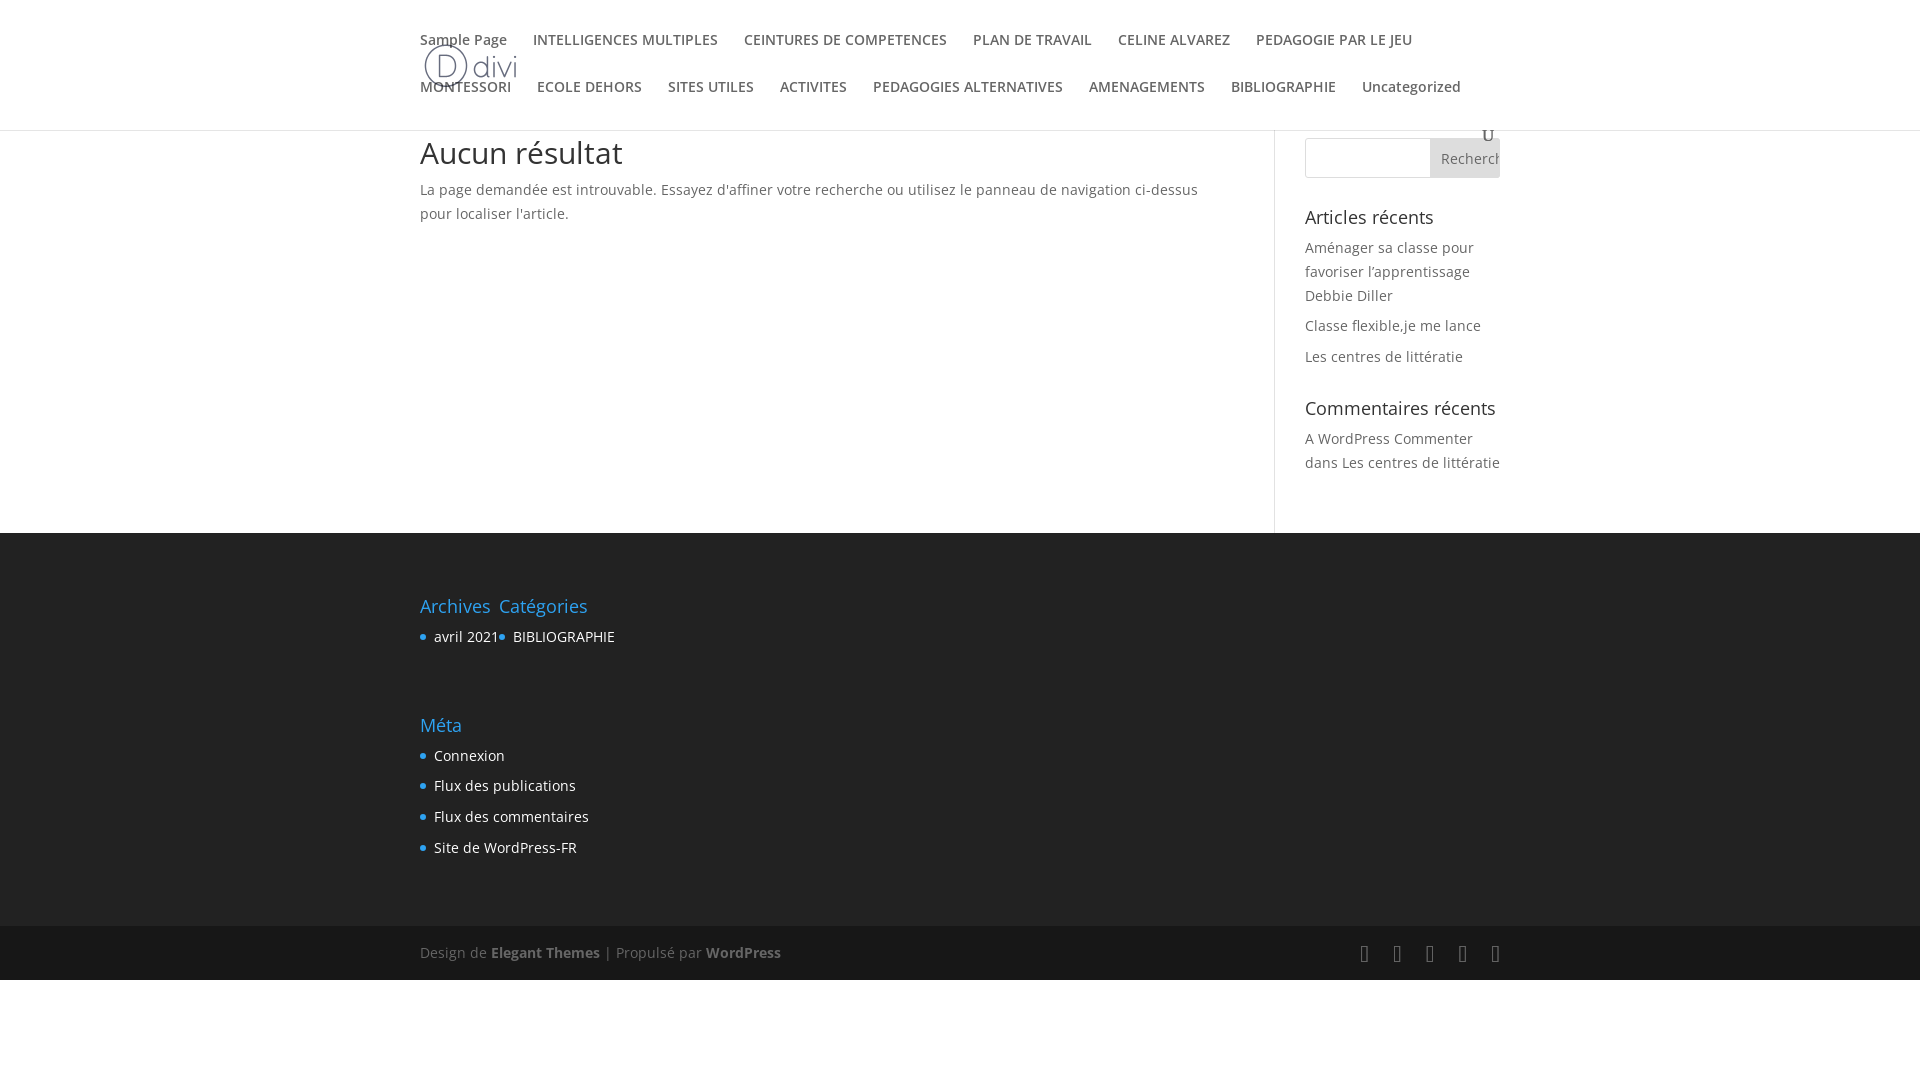 This screenshot has width=1920, height=1080. Describe the element at coordinates (588, 103) in the screenshot. I see `'ECOLE DEHORS'` at that location.